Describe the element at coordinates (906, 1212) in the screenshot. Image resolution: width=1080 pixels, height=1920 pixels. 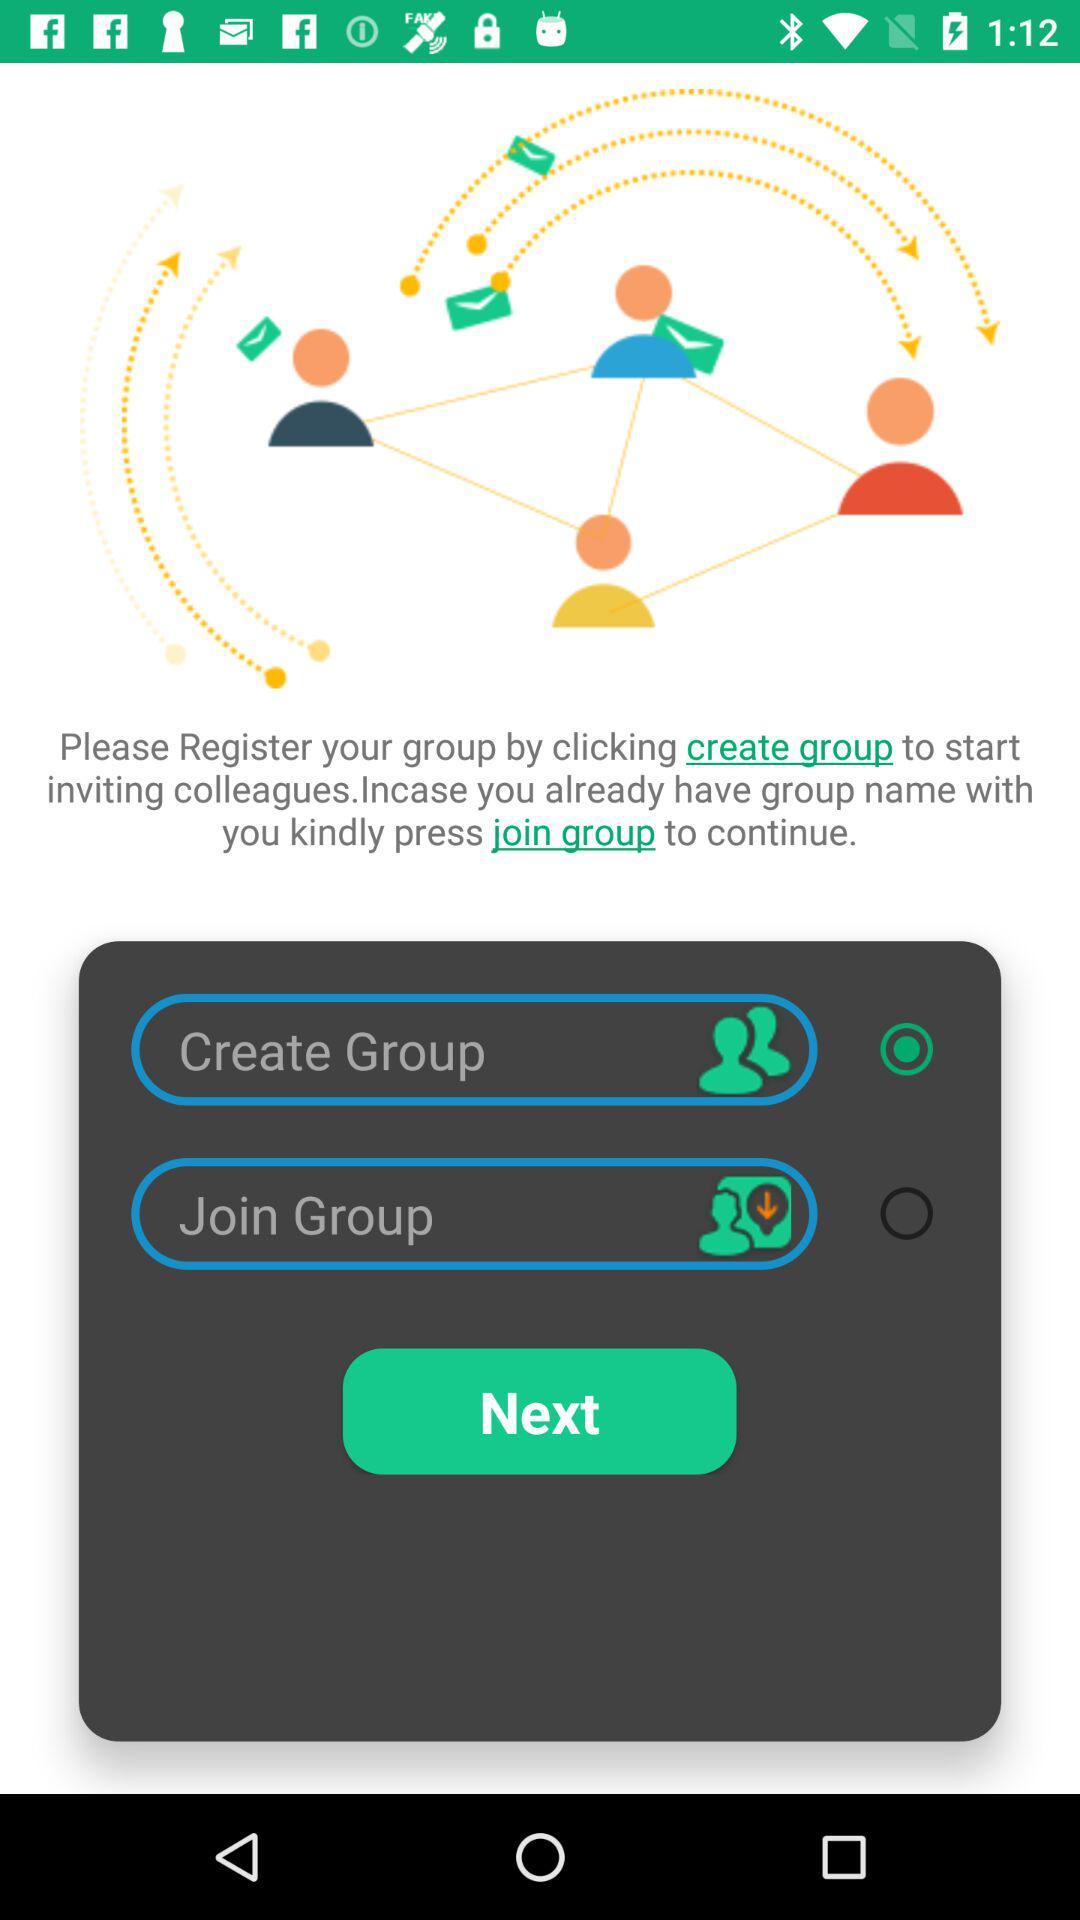
I see `join` at that location.